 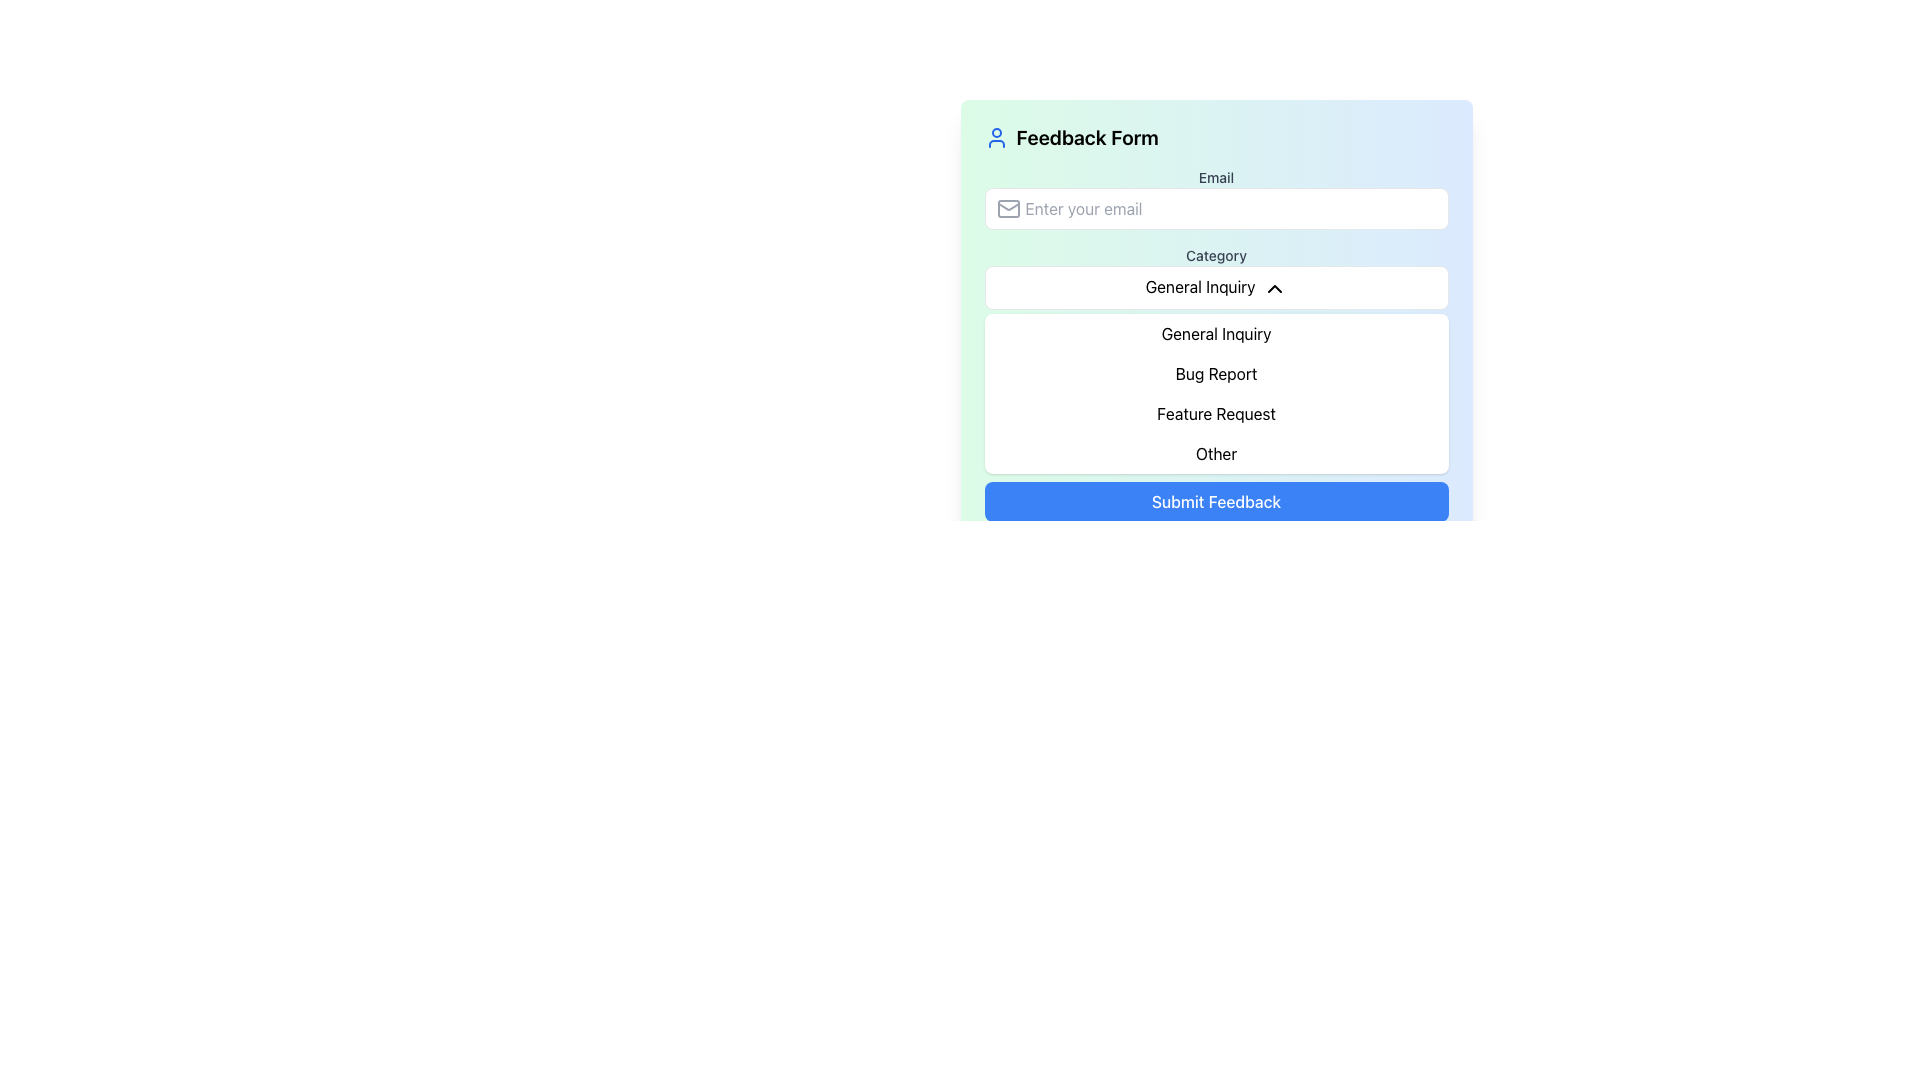 What do you see at coordinates (1215, 298) in the screenshot?
I see `the Dropdown menu located centrally in the form` at bounding box center [1215, 298].